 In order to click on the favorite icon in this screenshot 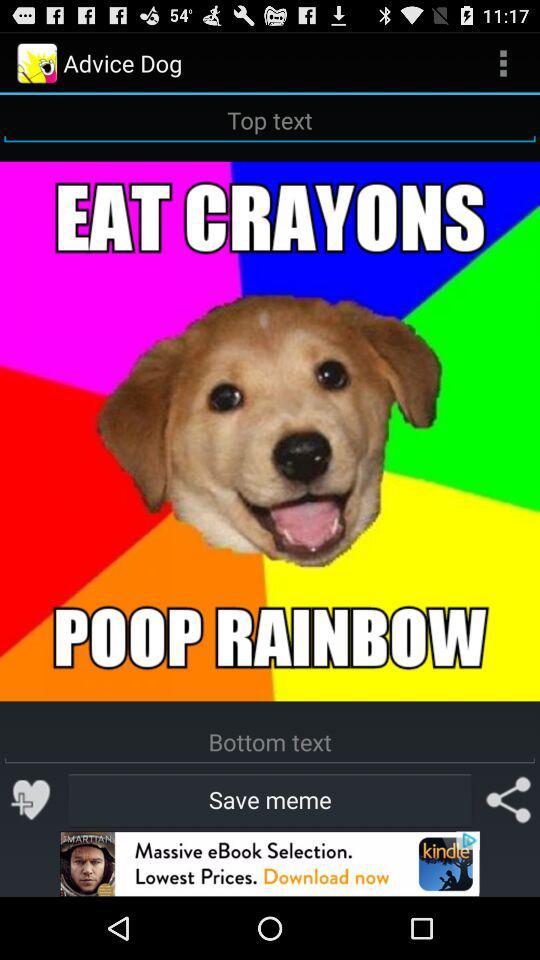, I will do `click(30, 855)`.